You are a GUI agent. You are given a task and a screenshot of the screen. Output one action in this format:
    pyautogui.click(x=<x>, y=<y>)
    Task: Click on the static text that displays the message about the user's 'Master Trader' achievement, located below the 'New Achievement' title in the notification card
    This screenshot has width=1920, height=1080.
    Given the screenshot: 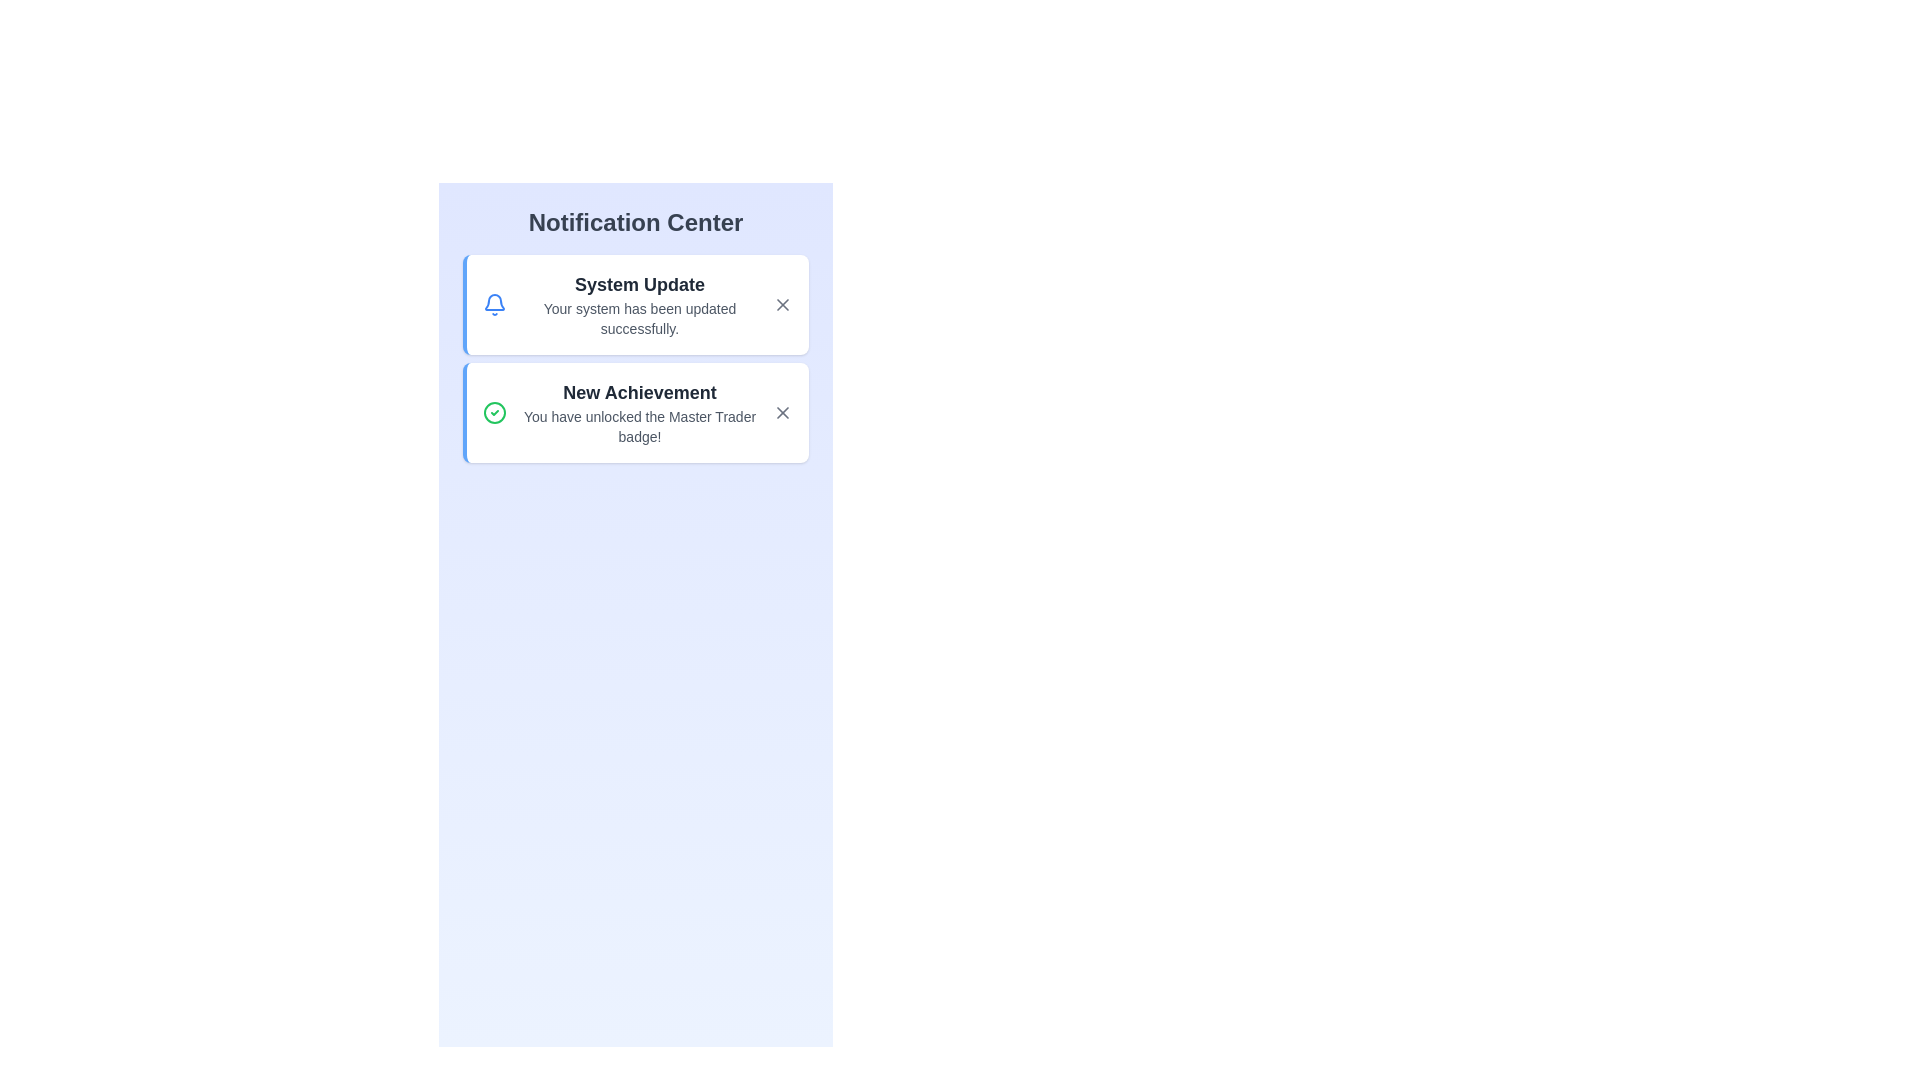 What is the action you would take?
    pyautogui.click(x=638, y=426)
    